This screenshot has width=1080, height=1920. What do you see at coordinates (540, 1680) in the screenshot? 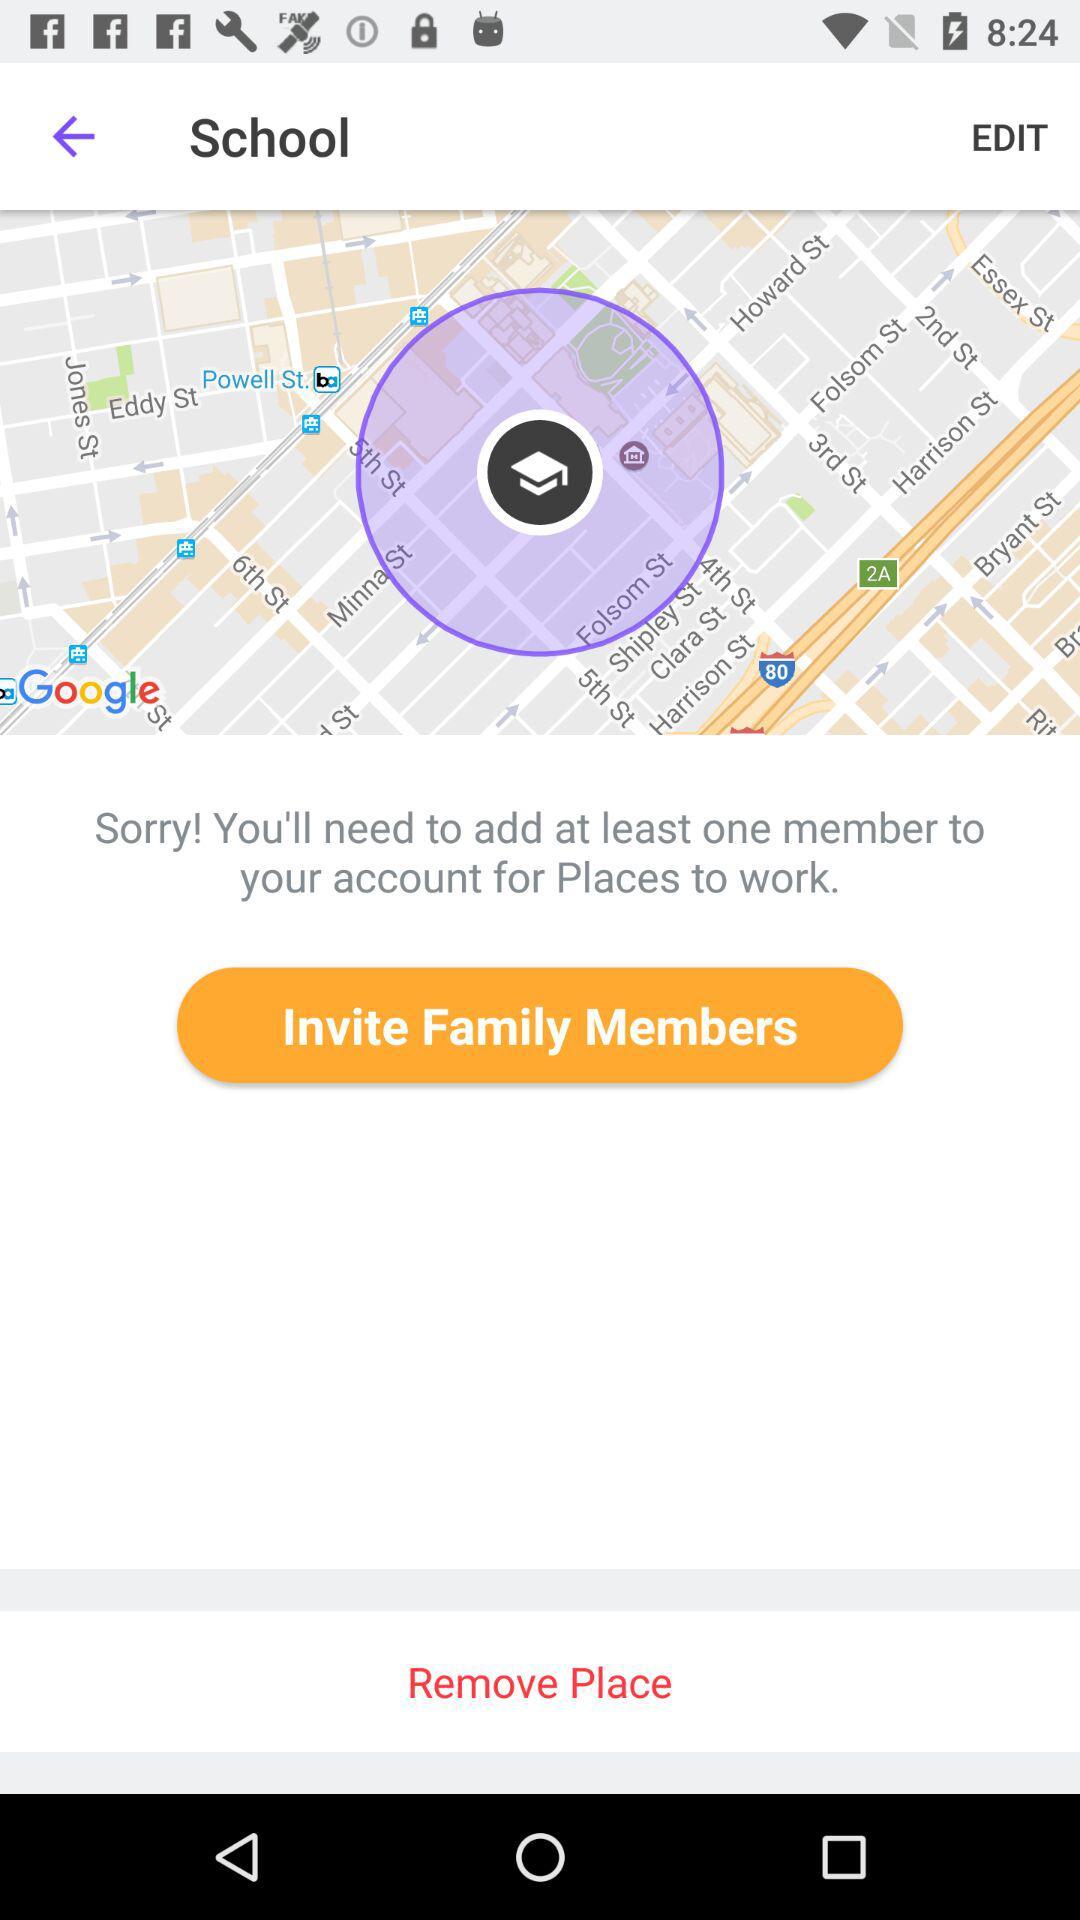
I see `remove place icon` at bounding box center [540, 1680].